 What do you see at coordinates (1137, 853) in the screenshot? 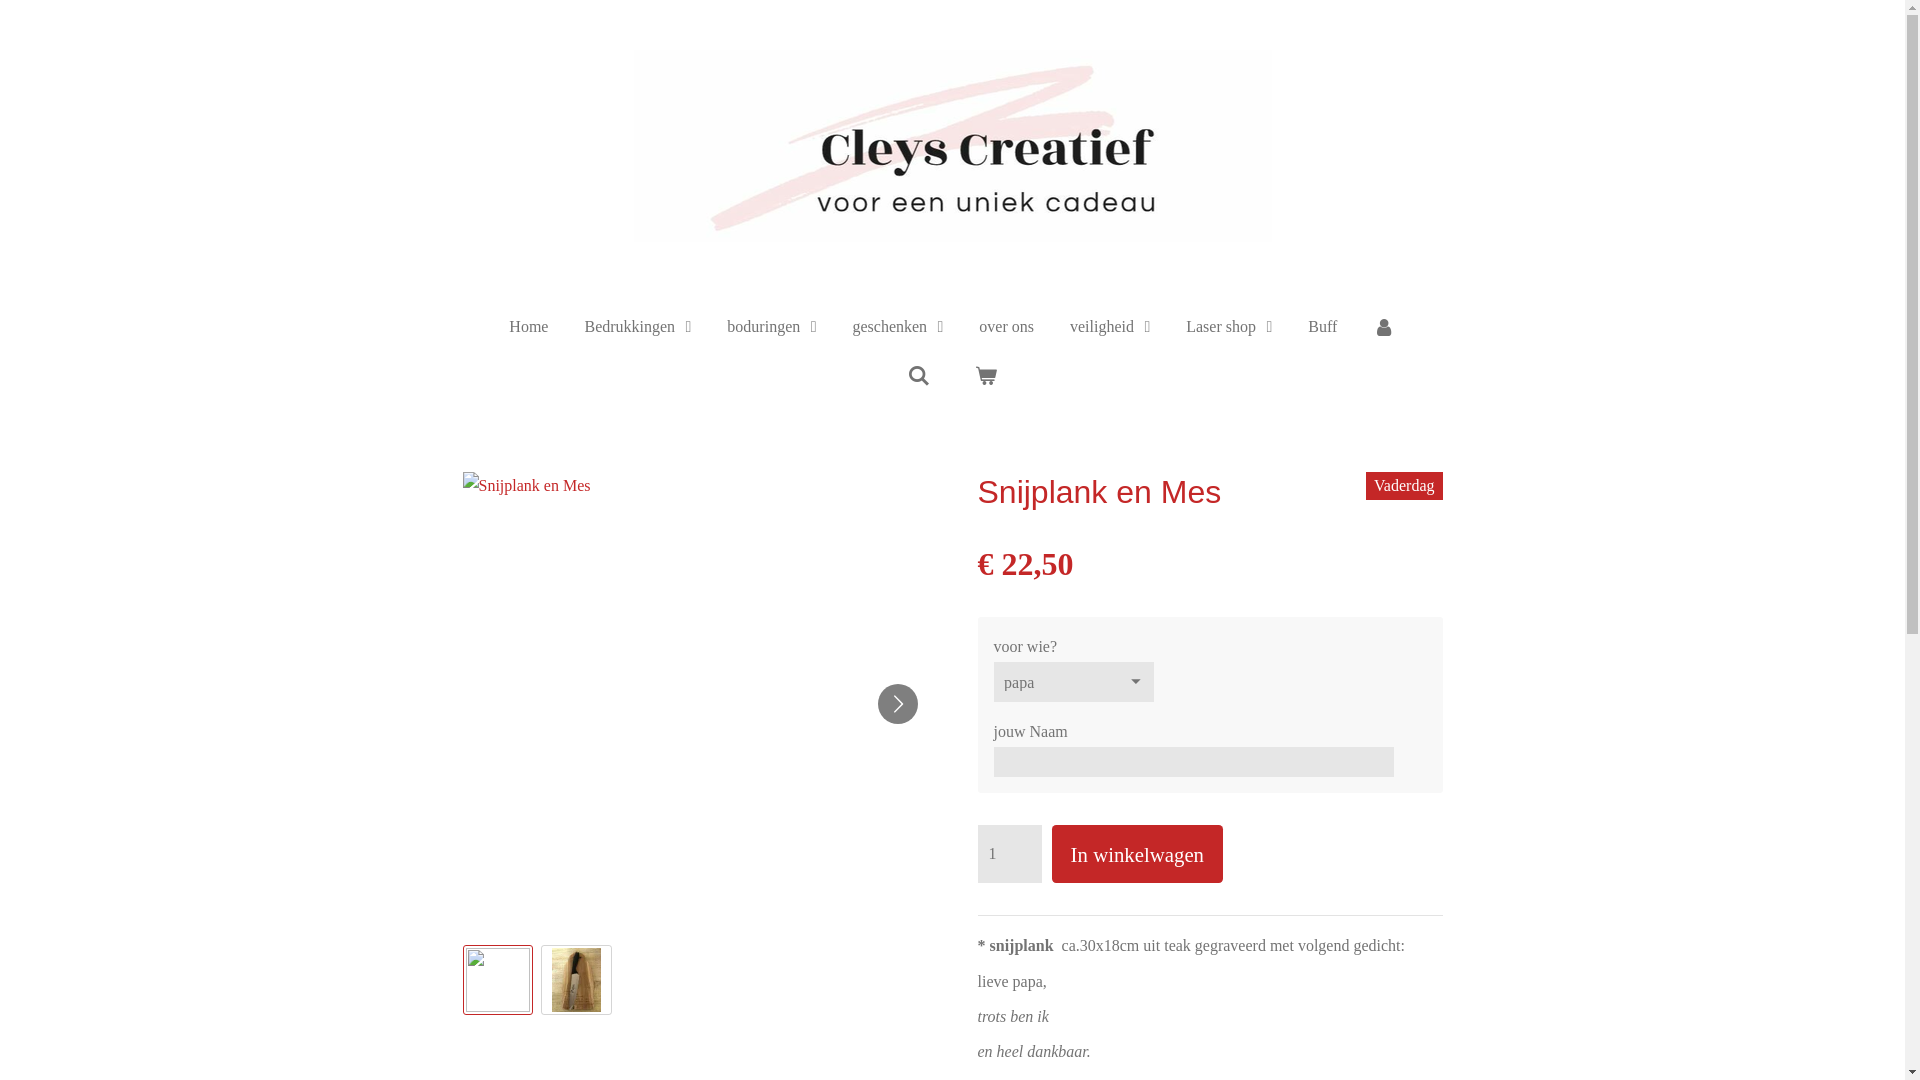
I see `'In winkelwagen'` at bounding box center [1137, 853].